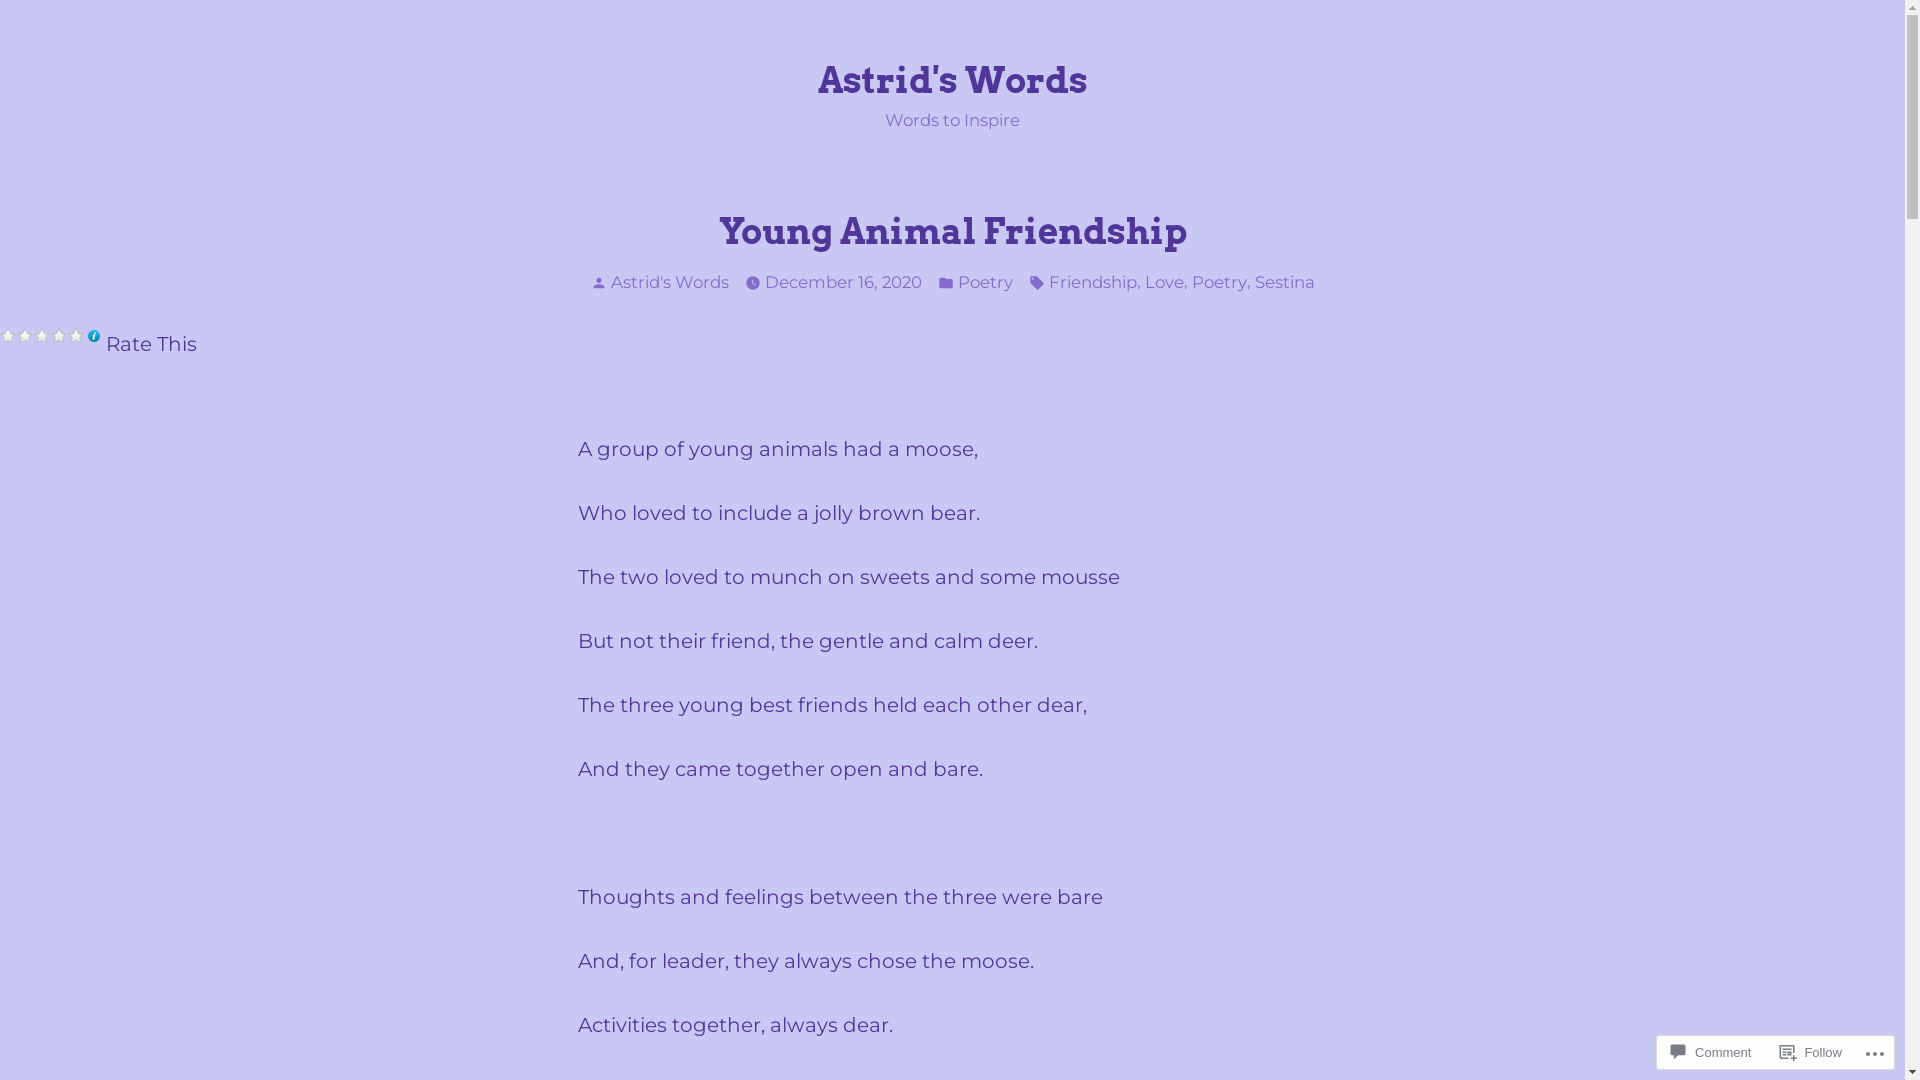  Describe the element at coordinates (842, 282) in the screenshot. I see `'December 16, 2020'` at that location.